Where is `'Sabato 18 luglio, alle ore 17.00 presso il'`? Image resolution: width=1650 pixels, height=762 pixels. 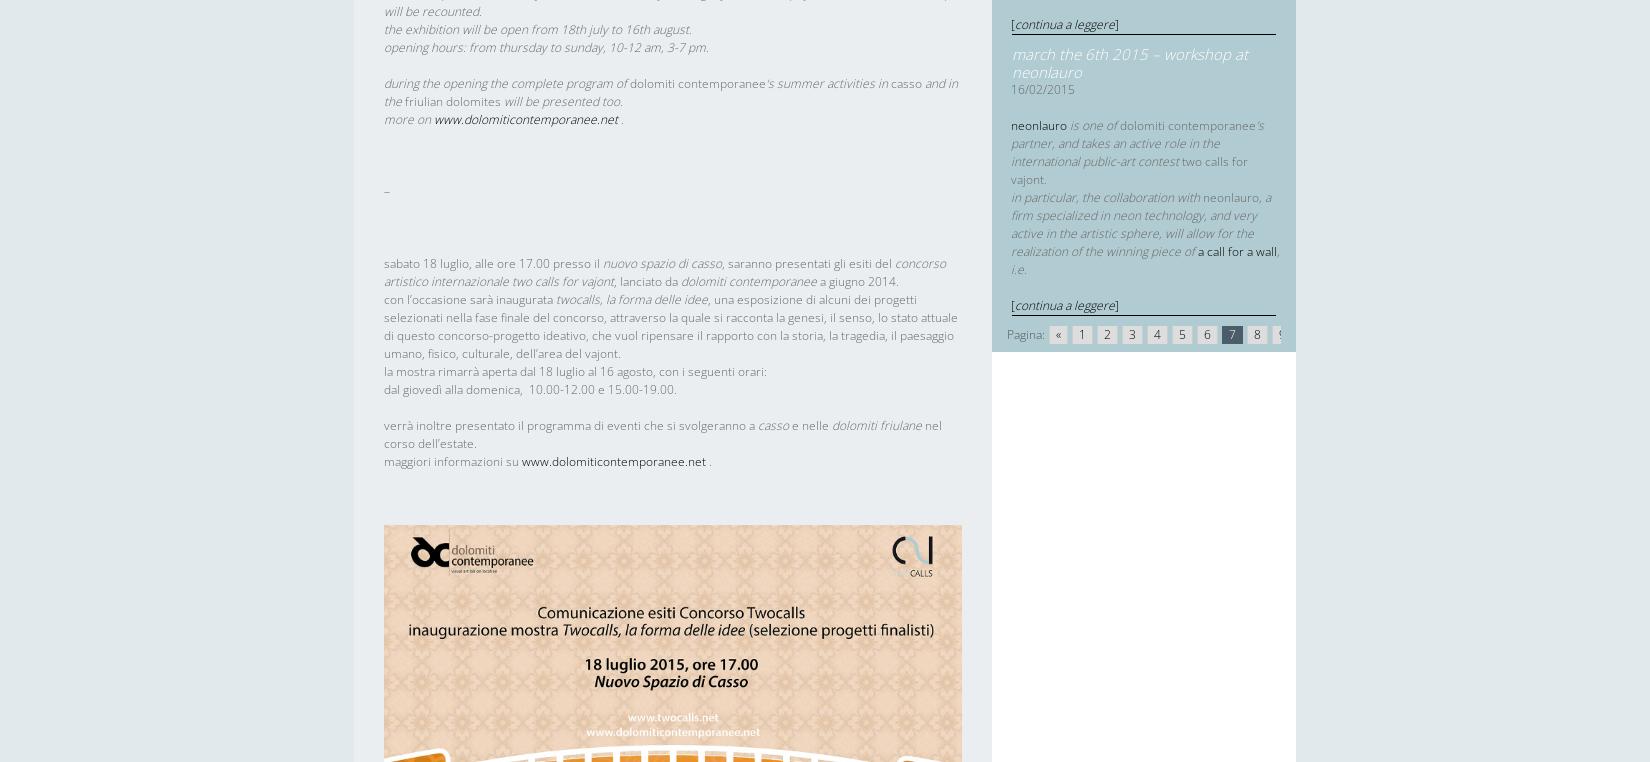
'Sabato 18 luglio, alle ore 17.00 presso il' is located at coordinates (492, 262).